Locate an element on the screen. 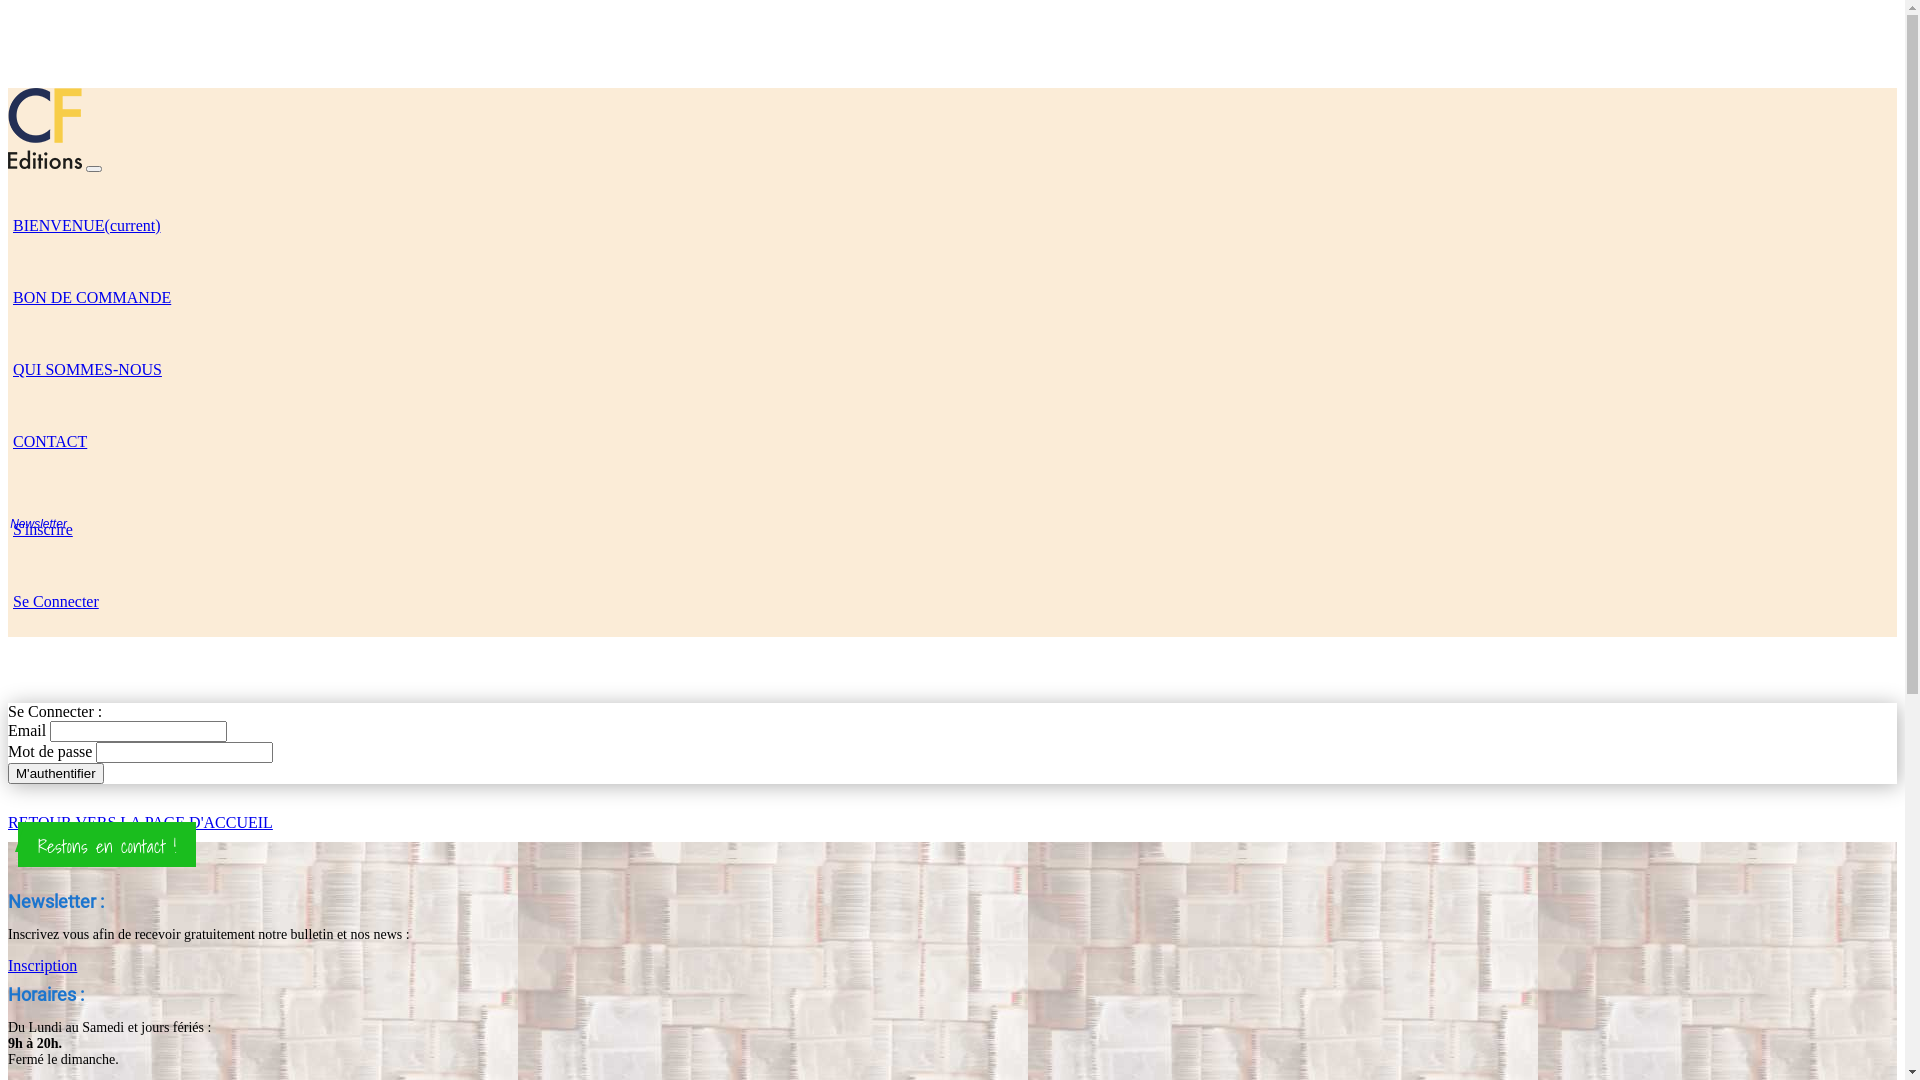 The width and height of the screenshot is (1920, 1080). 'M'authentifier' is located at coordinates (56, 772).